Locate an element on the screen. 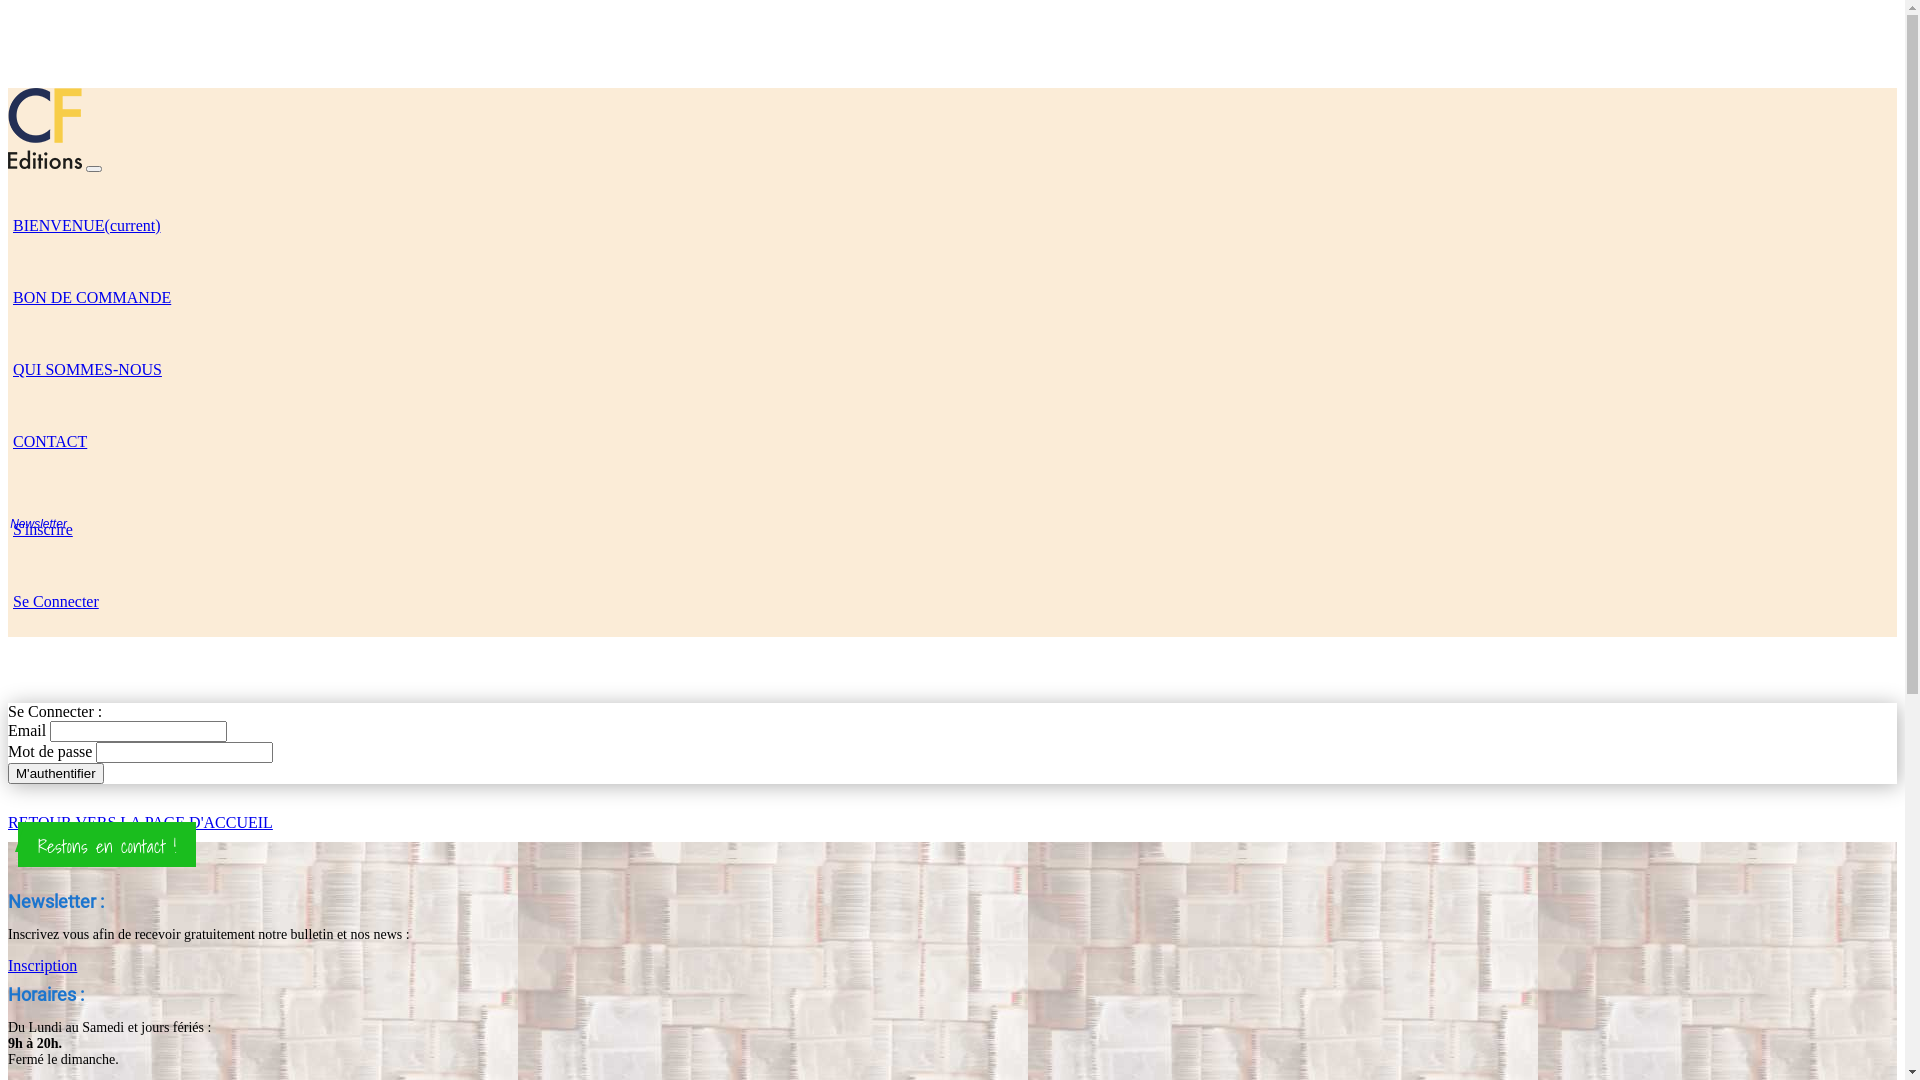 The width and height of the screenshot is (1920, 1080). 'M'authentifier' is located at coordinates (56, 772).